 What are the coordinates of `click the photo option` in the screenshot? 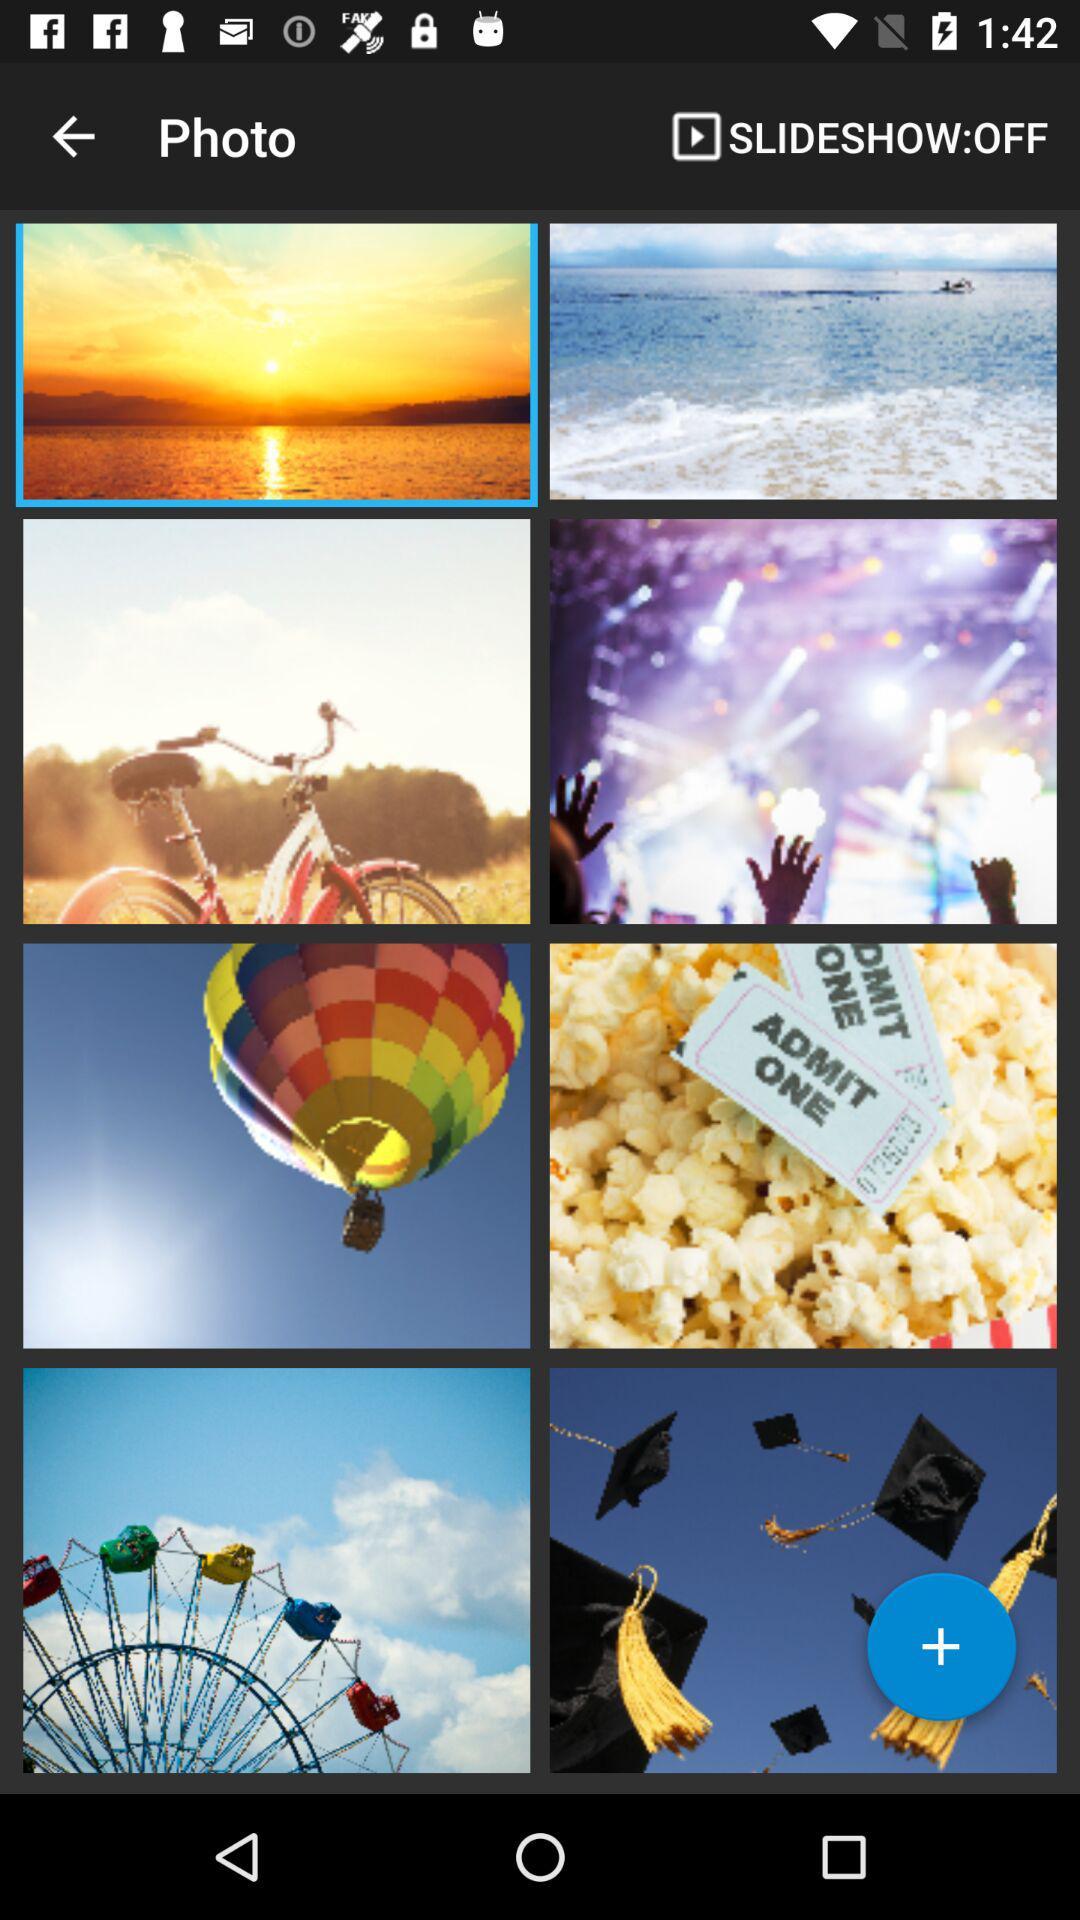 It's located at (276, 364).